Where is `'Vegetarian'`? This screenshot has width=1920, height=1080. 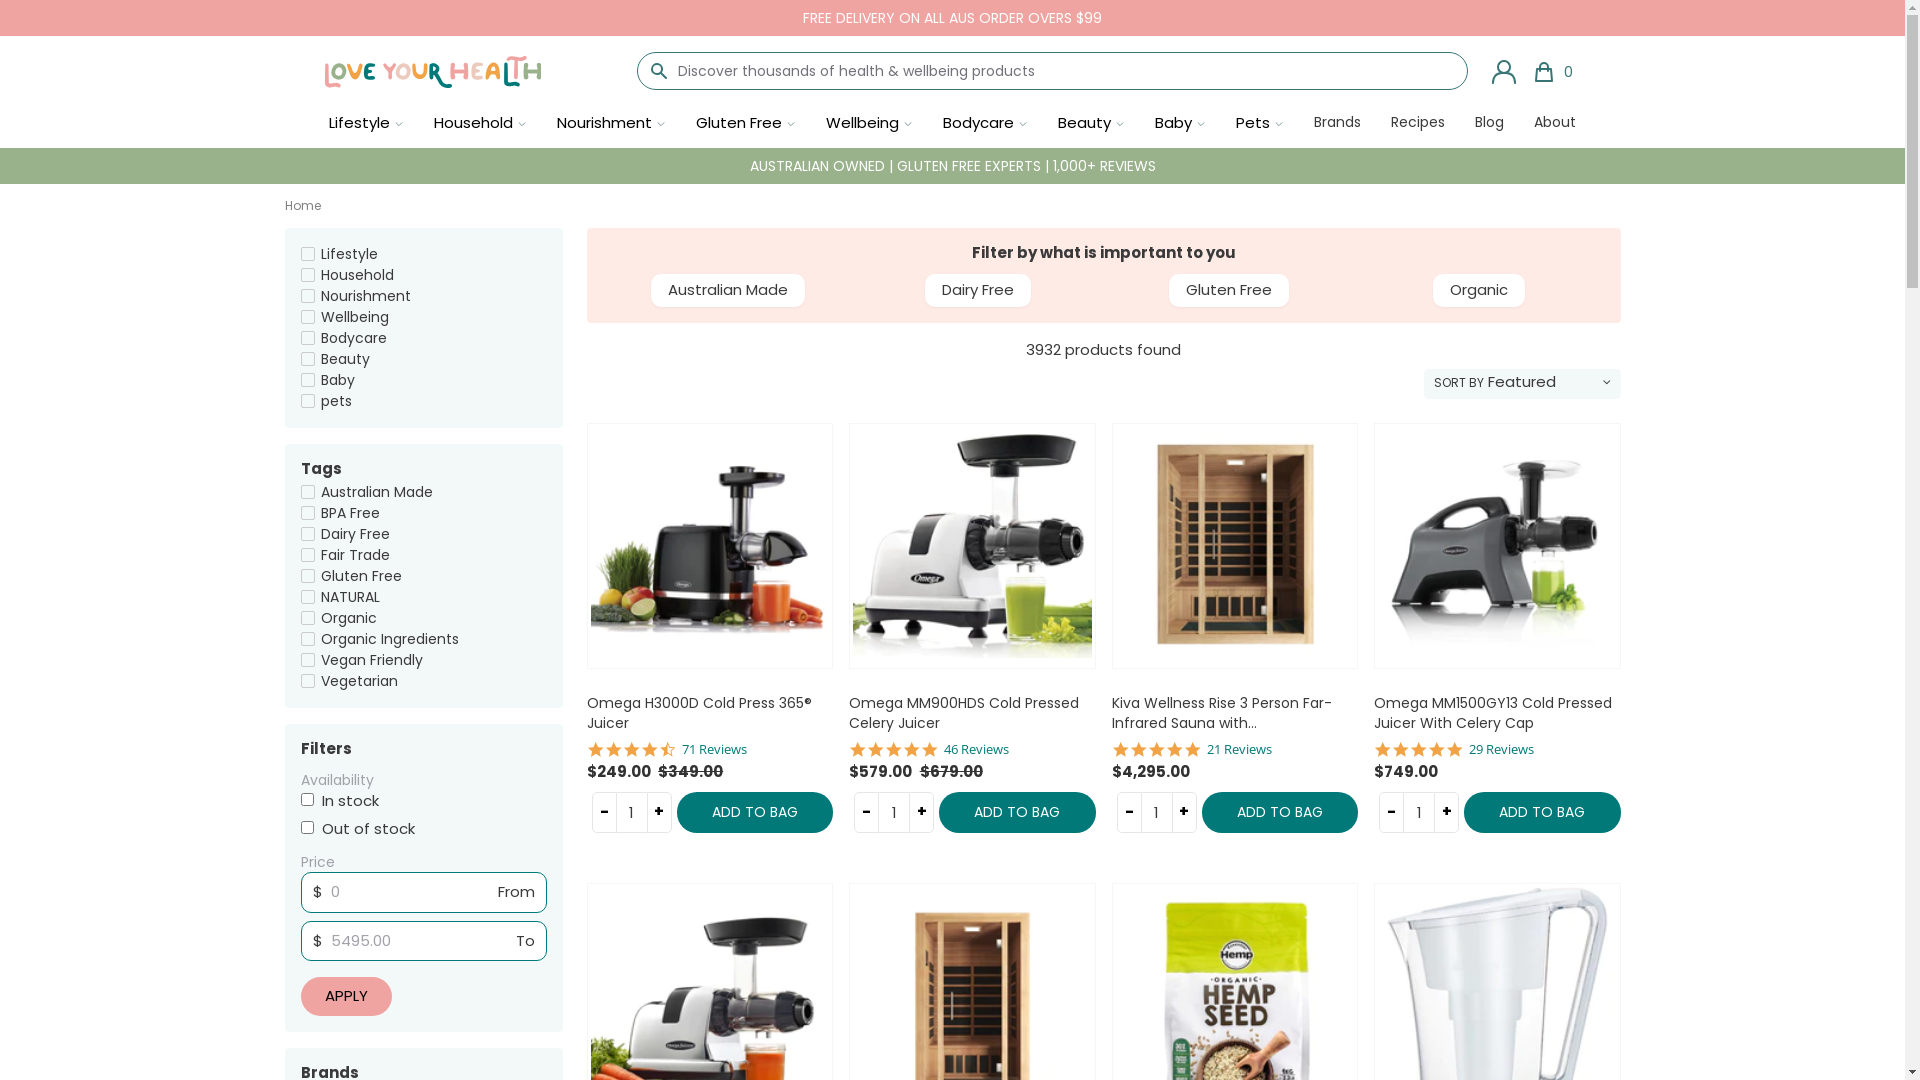
'Vegetarian' is located at coordinates (359, 680).